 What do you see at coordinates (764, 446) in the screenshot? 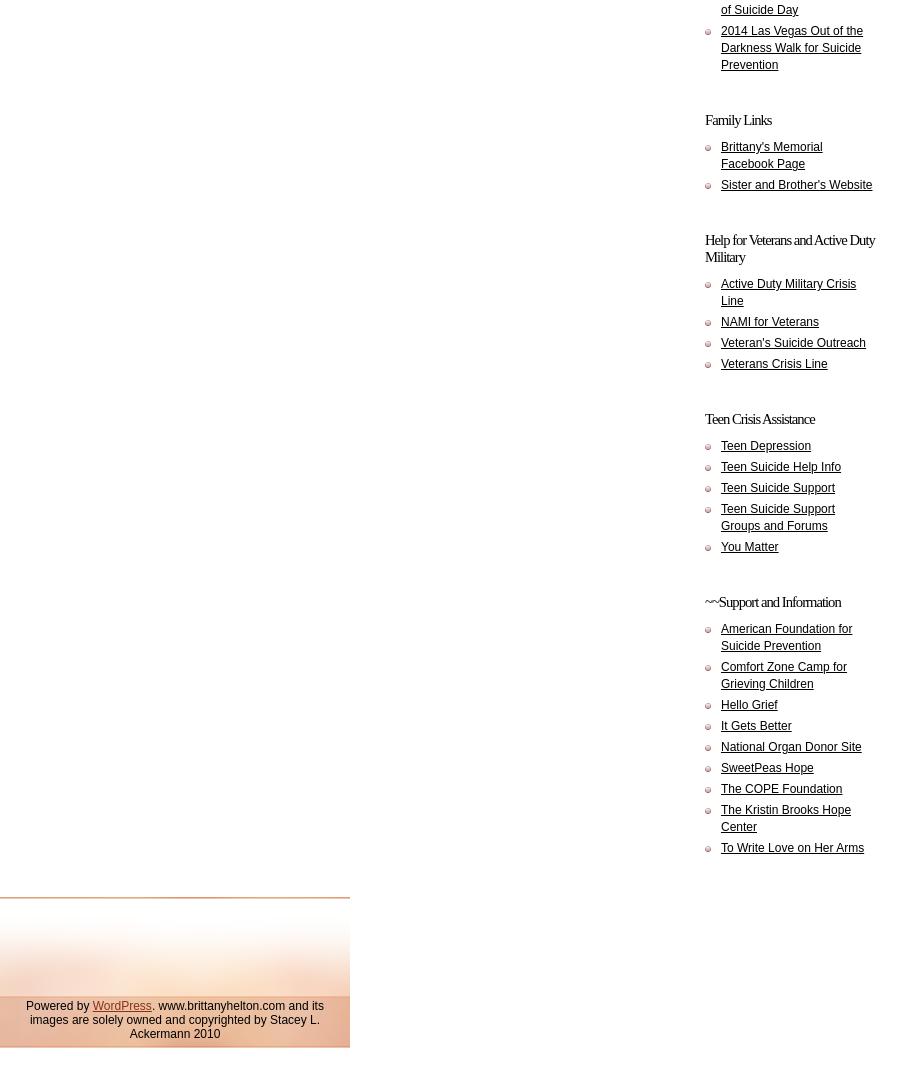
I see `'Teen Depression'` at bounding box center [764, 446].